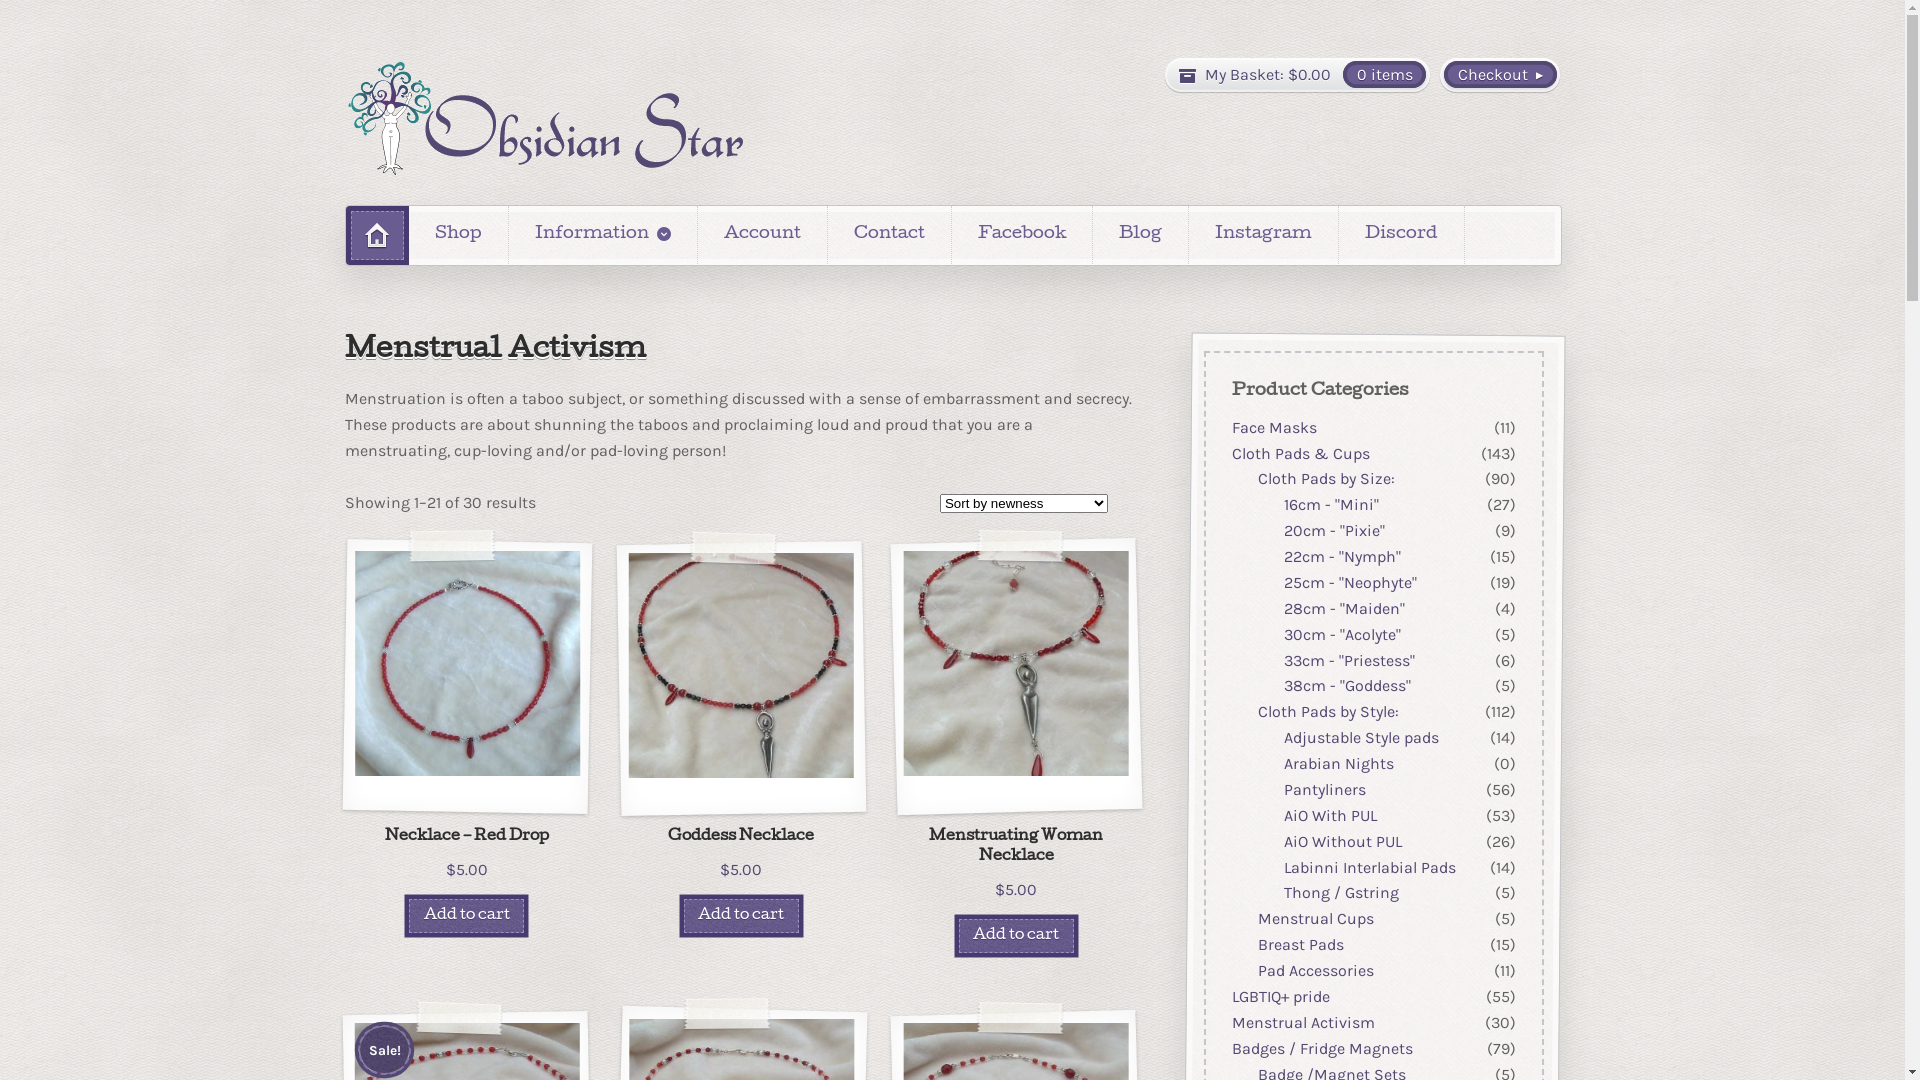  Describe the element at coordinates (1300, 453) in the screenshot. I see `'Cloth Pads & Cups'` at that location.